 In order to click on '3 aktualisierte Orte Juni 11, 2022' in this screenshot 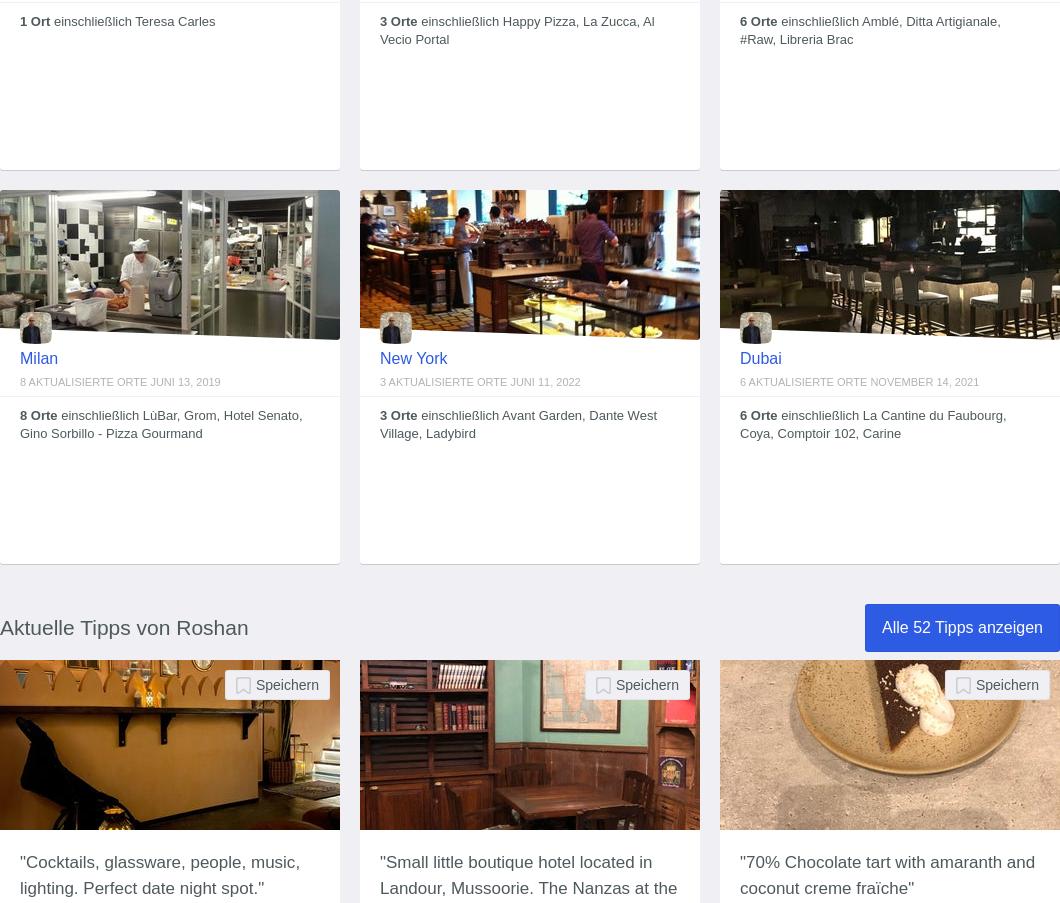, I will do `click(478, 381)`.